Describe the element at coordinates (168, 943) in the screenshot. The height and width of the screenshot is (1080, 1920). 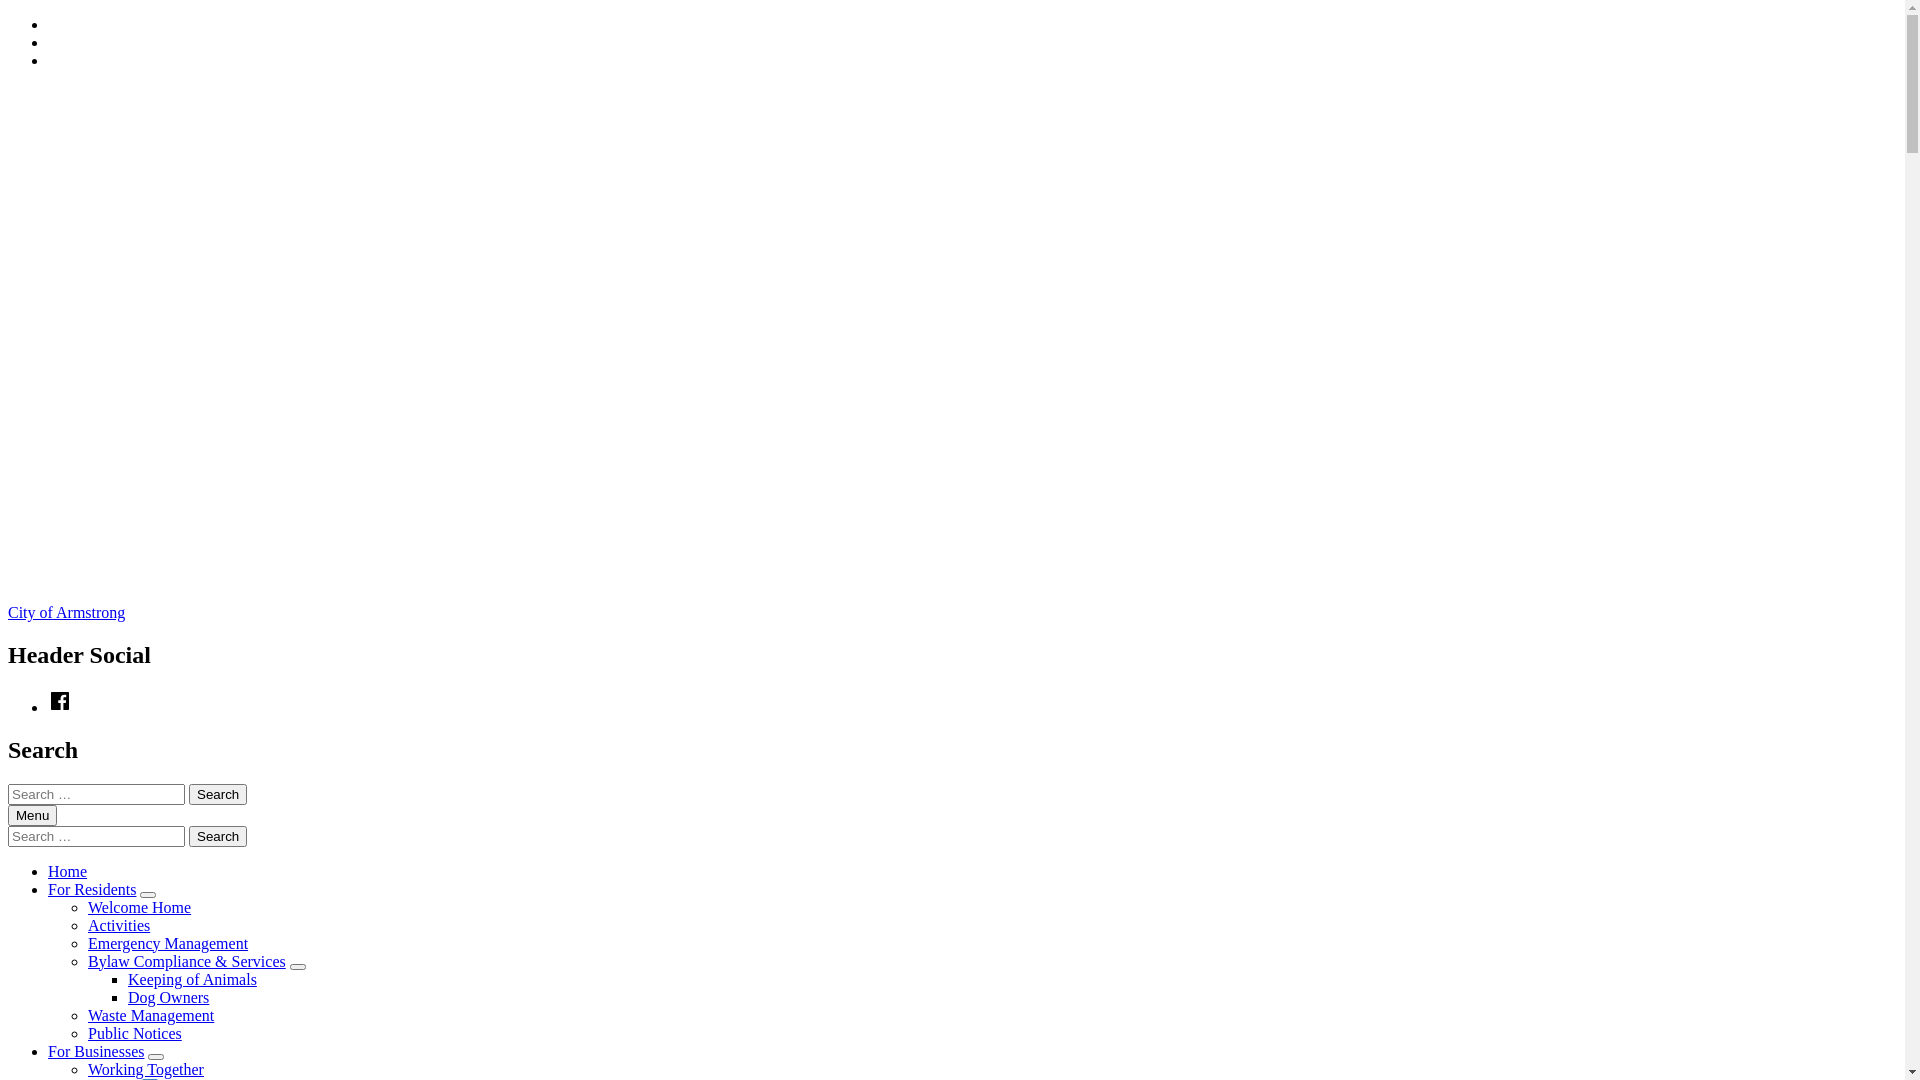
I see `'Emergency Management'` at that location.